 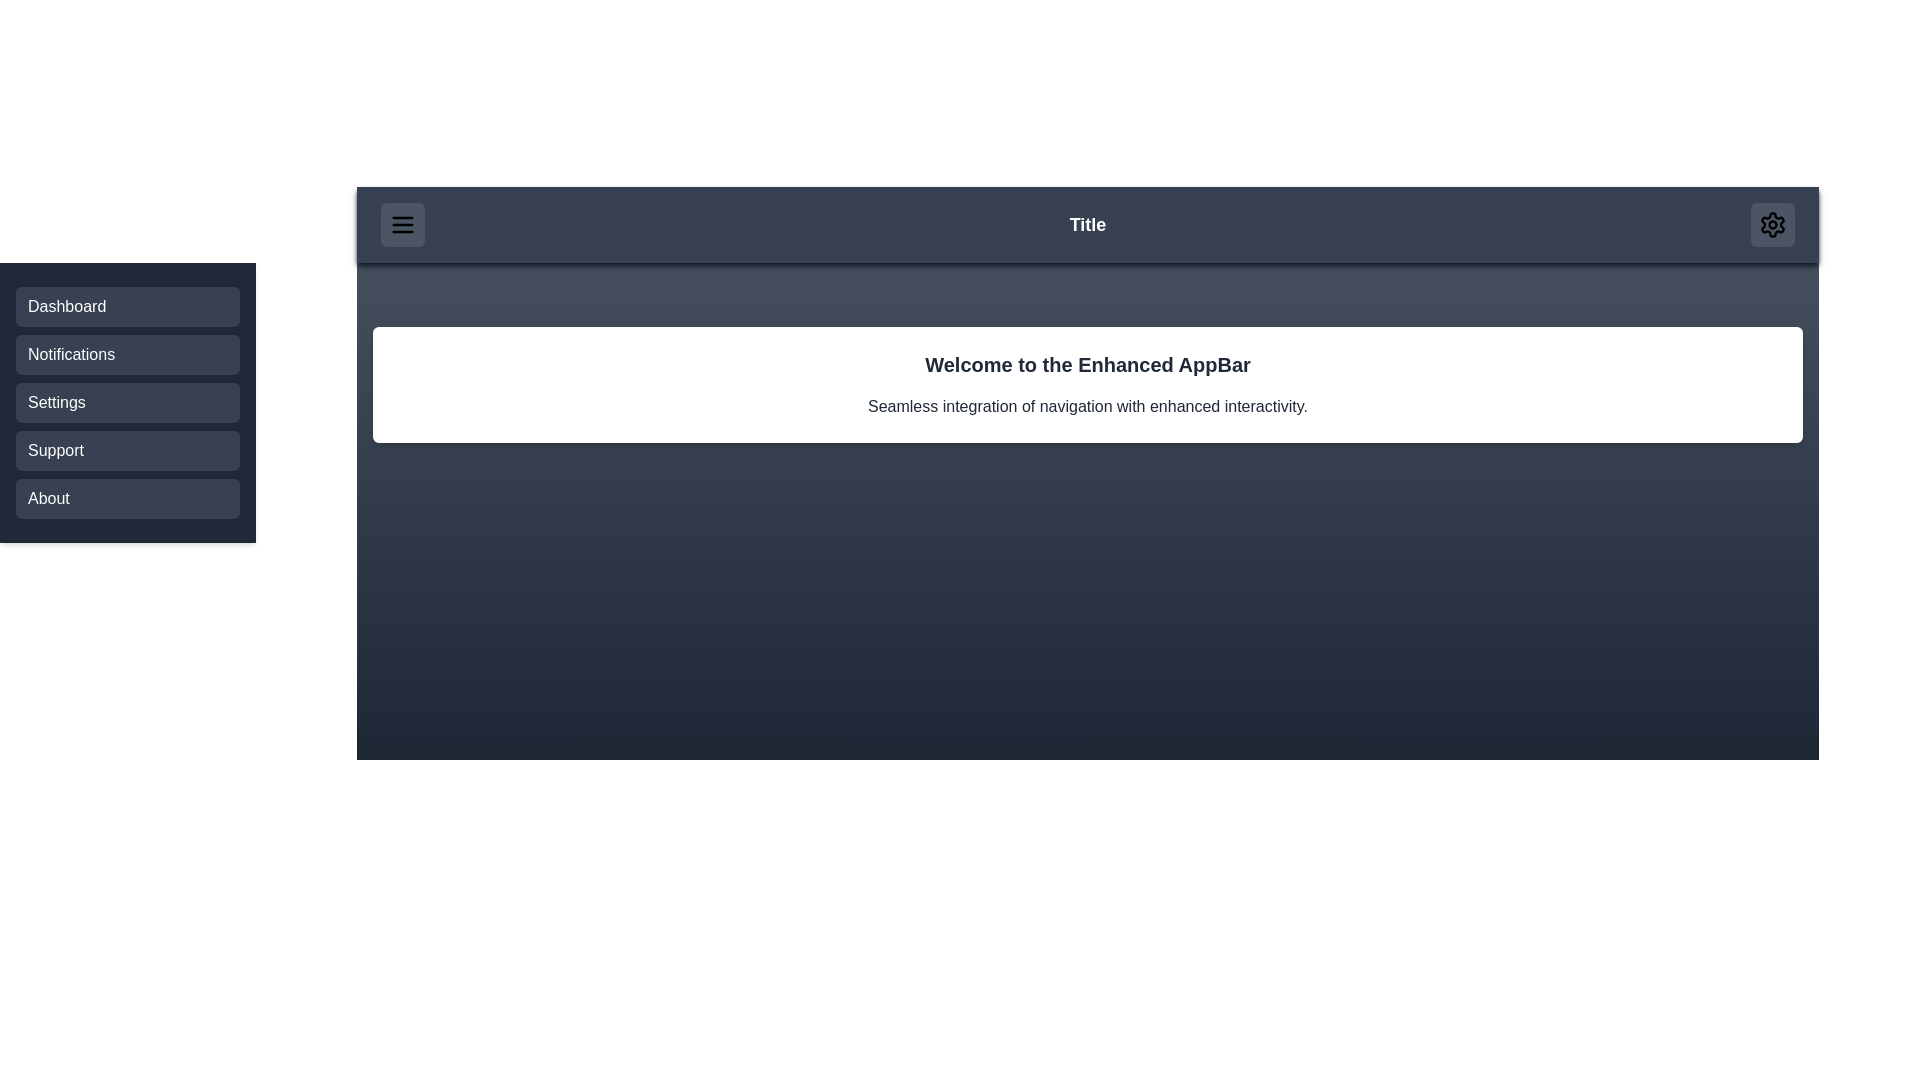 I want to click on the Notifications menu item, so click(x=127, y=353).